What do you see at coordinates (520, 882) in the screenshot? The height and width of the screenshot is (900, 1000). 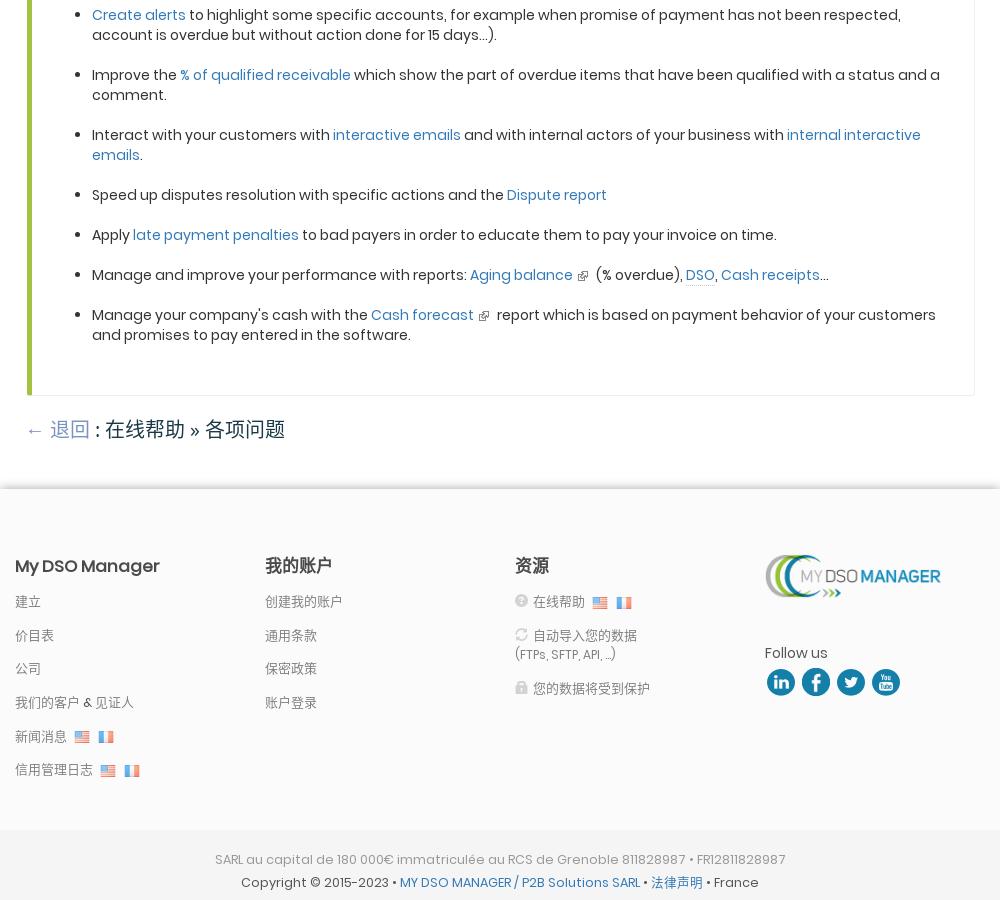 I see `'MY DSO MANAGER / P2B Solutions SARL'` at bounding box center [520, 882].